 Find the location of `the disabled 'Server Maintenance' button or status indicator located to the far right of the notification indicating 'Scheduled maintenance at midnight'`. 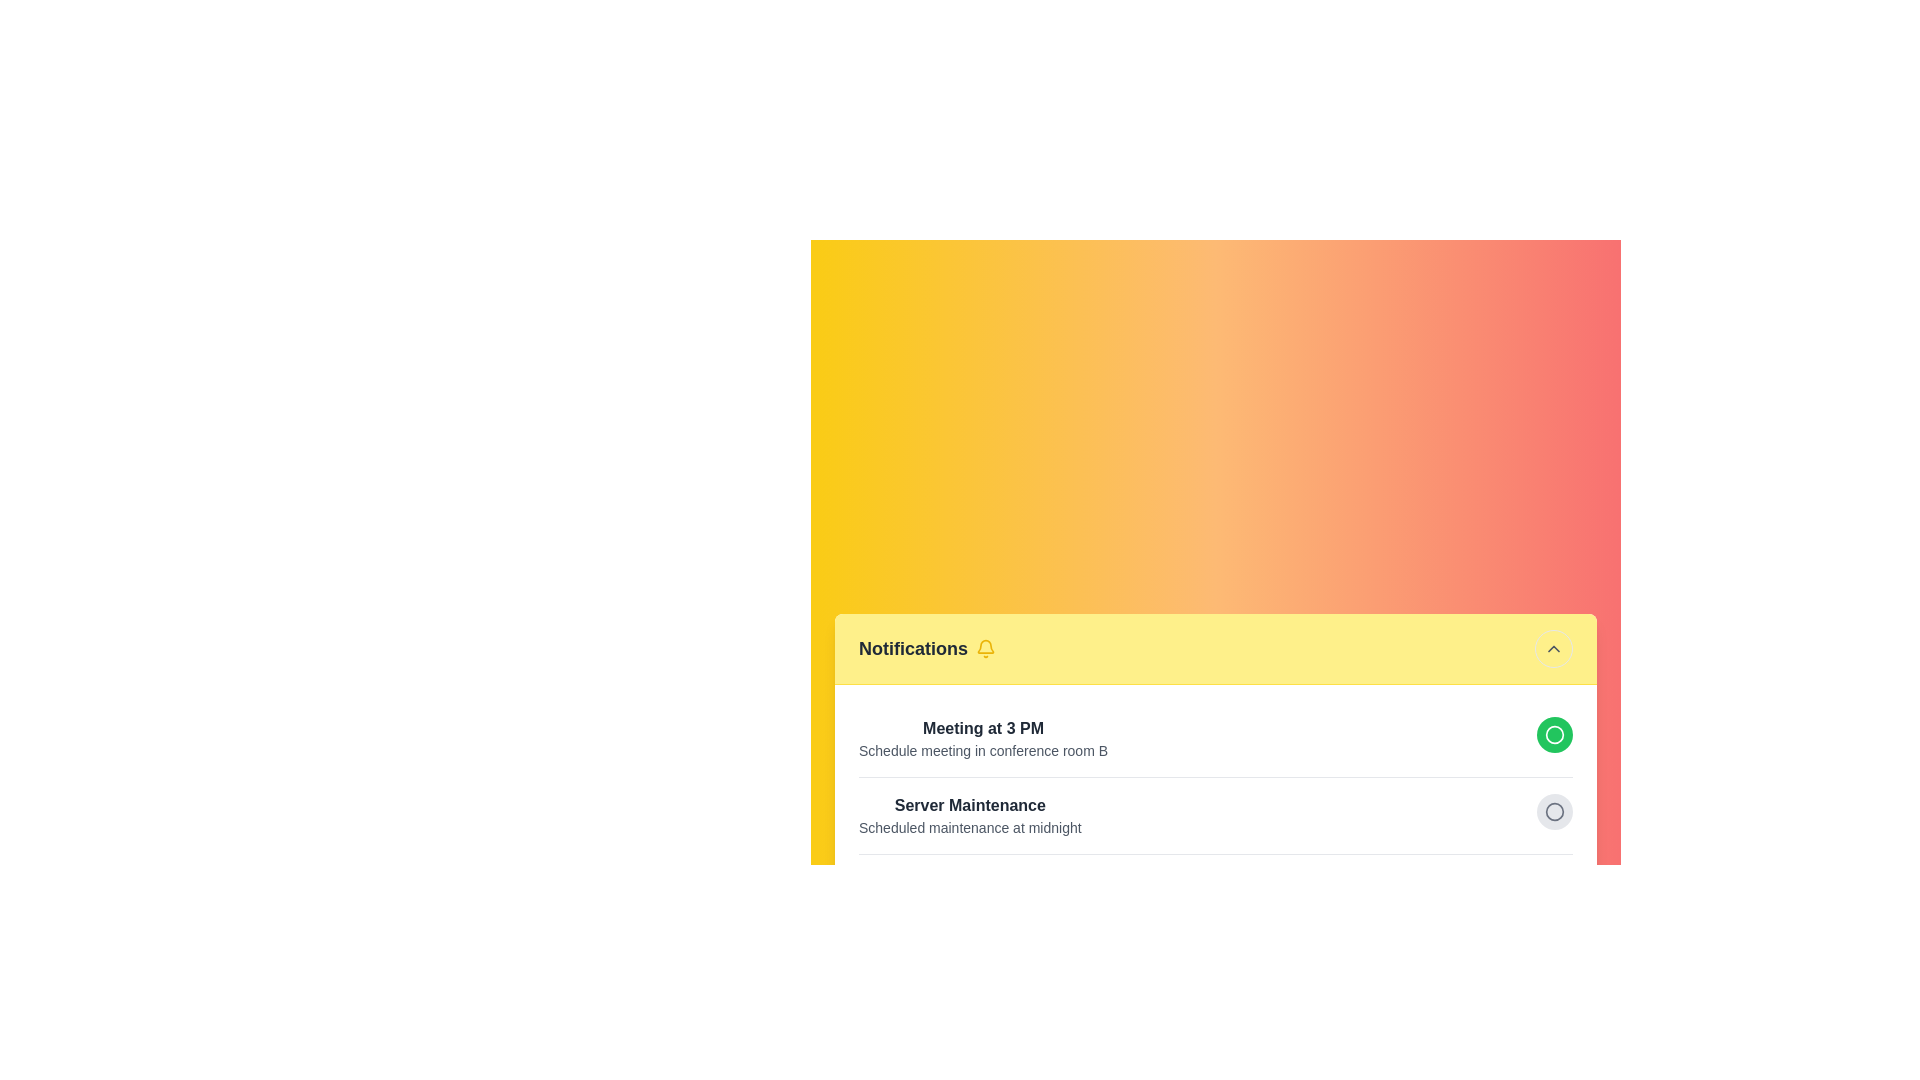

the disabled 'Server Maintenance' button or status indicator located to the far right of the notification indicating 'Scheduled maintenance at midnight' is located at coordinates (1554, 810).